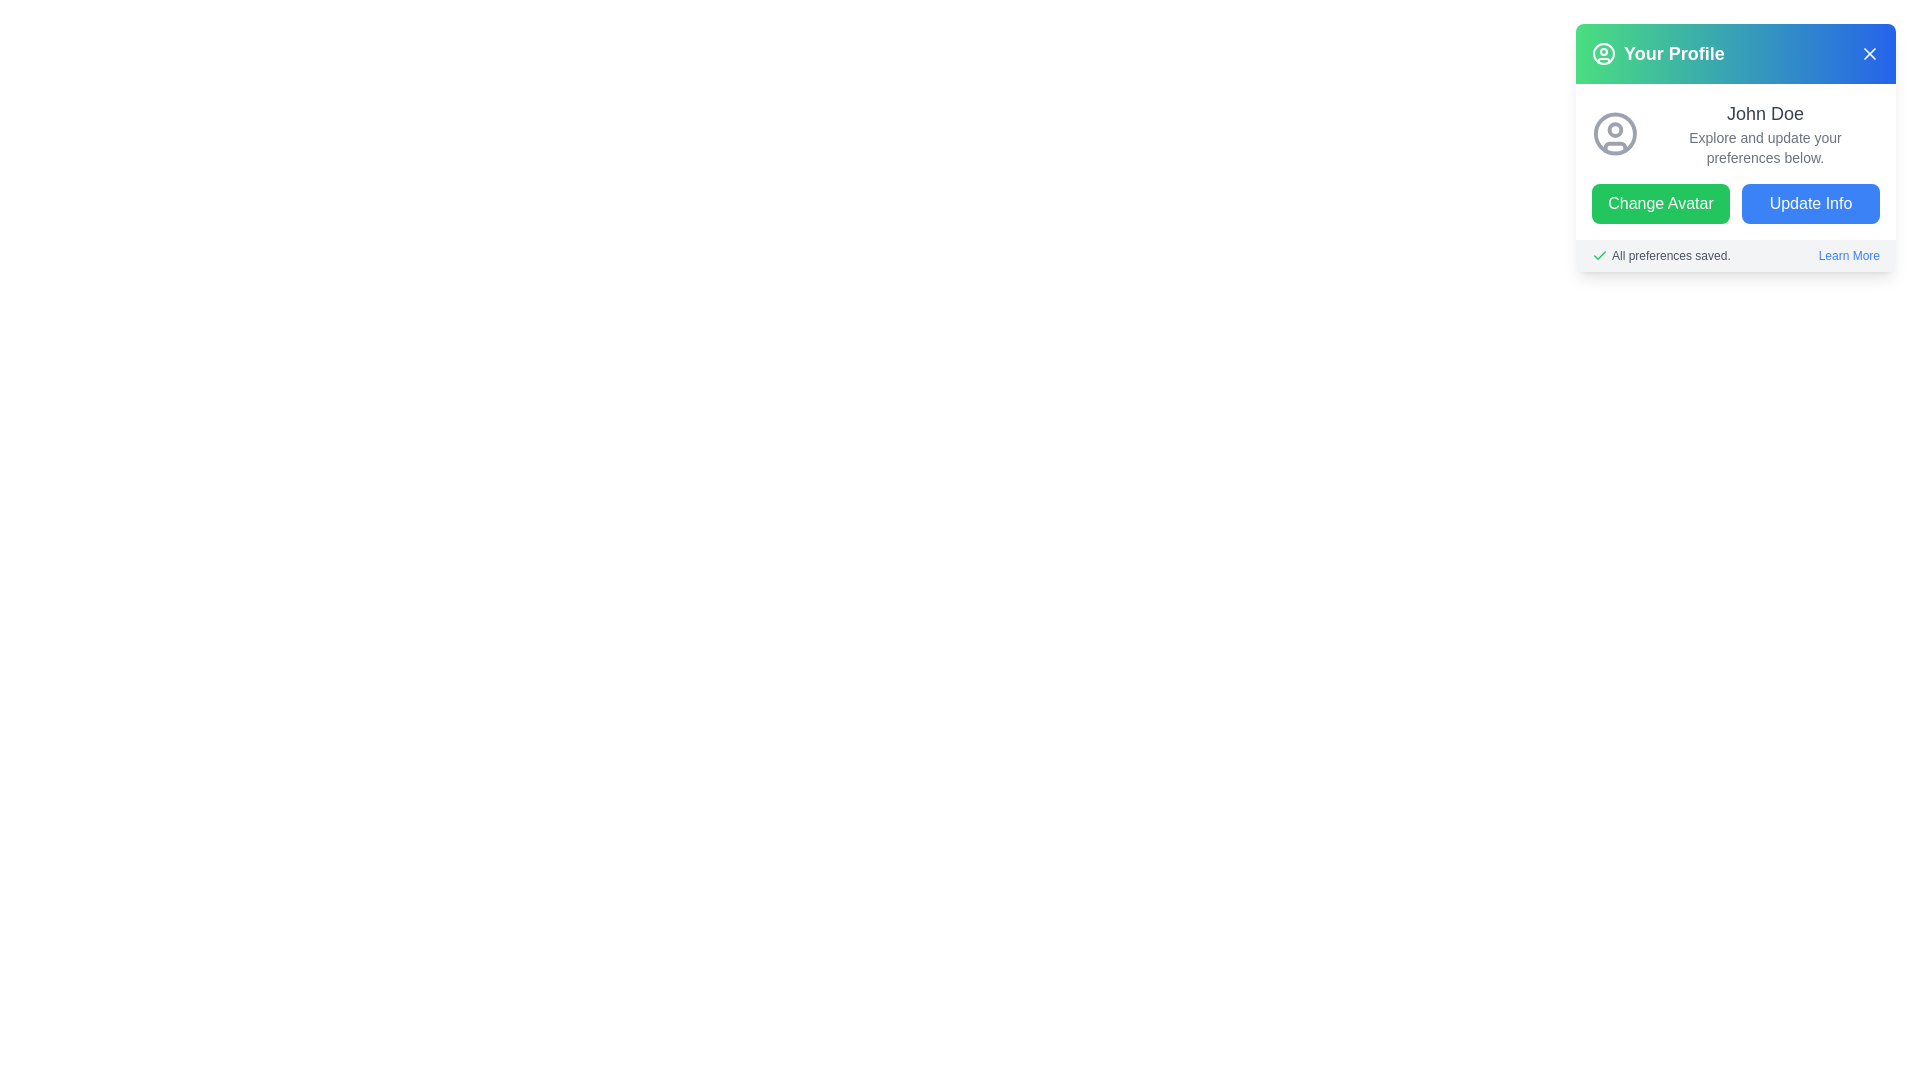 The width and height of the screenshot is (1920, 1080). What do you see at coordinates (1598, 254) in the screenshot?
I see `the success indicator icon located at the start of the notification bar, aligned to the left of the text 'All preferences saved.'` at bounding box center [1598, 254].